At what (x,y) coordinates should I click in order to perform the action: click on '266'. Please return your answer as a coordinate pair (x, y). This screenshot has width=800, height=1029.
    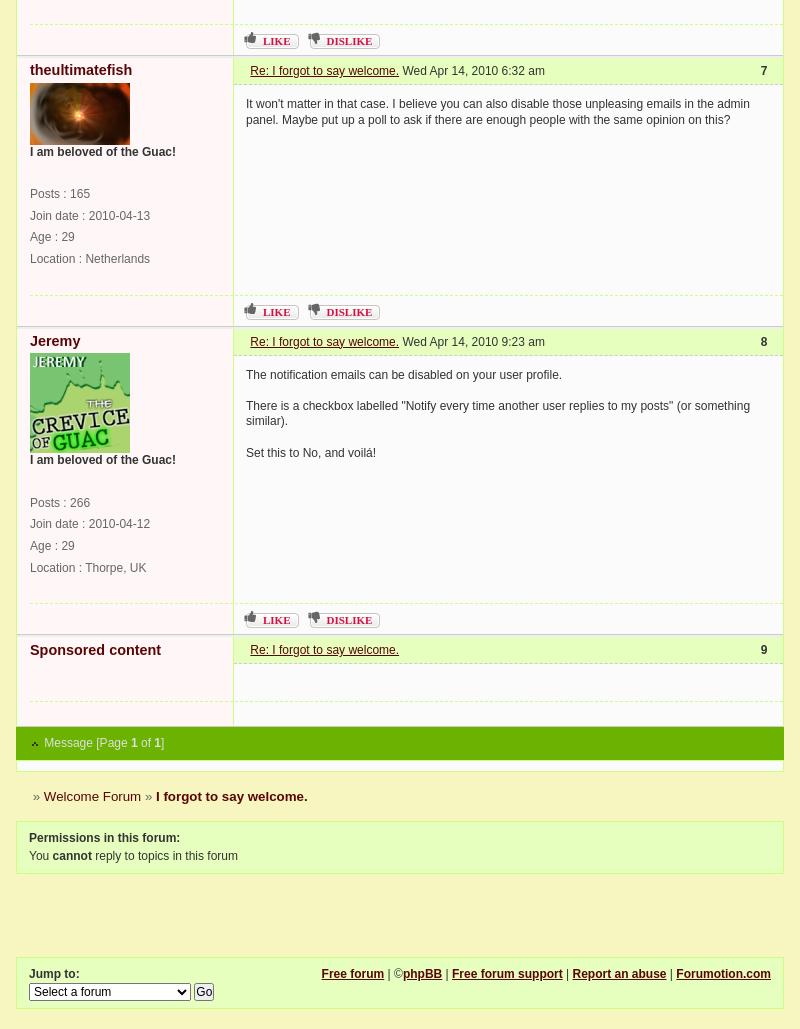
    Looking at the image, I should click on (80, 502).